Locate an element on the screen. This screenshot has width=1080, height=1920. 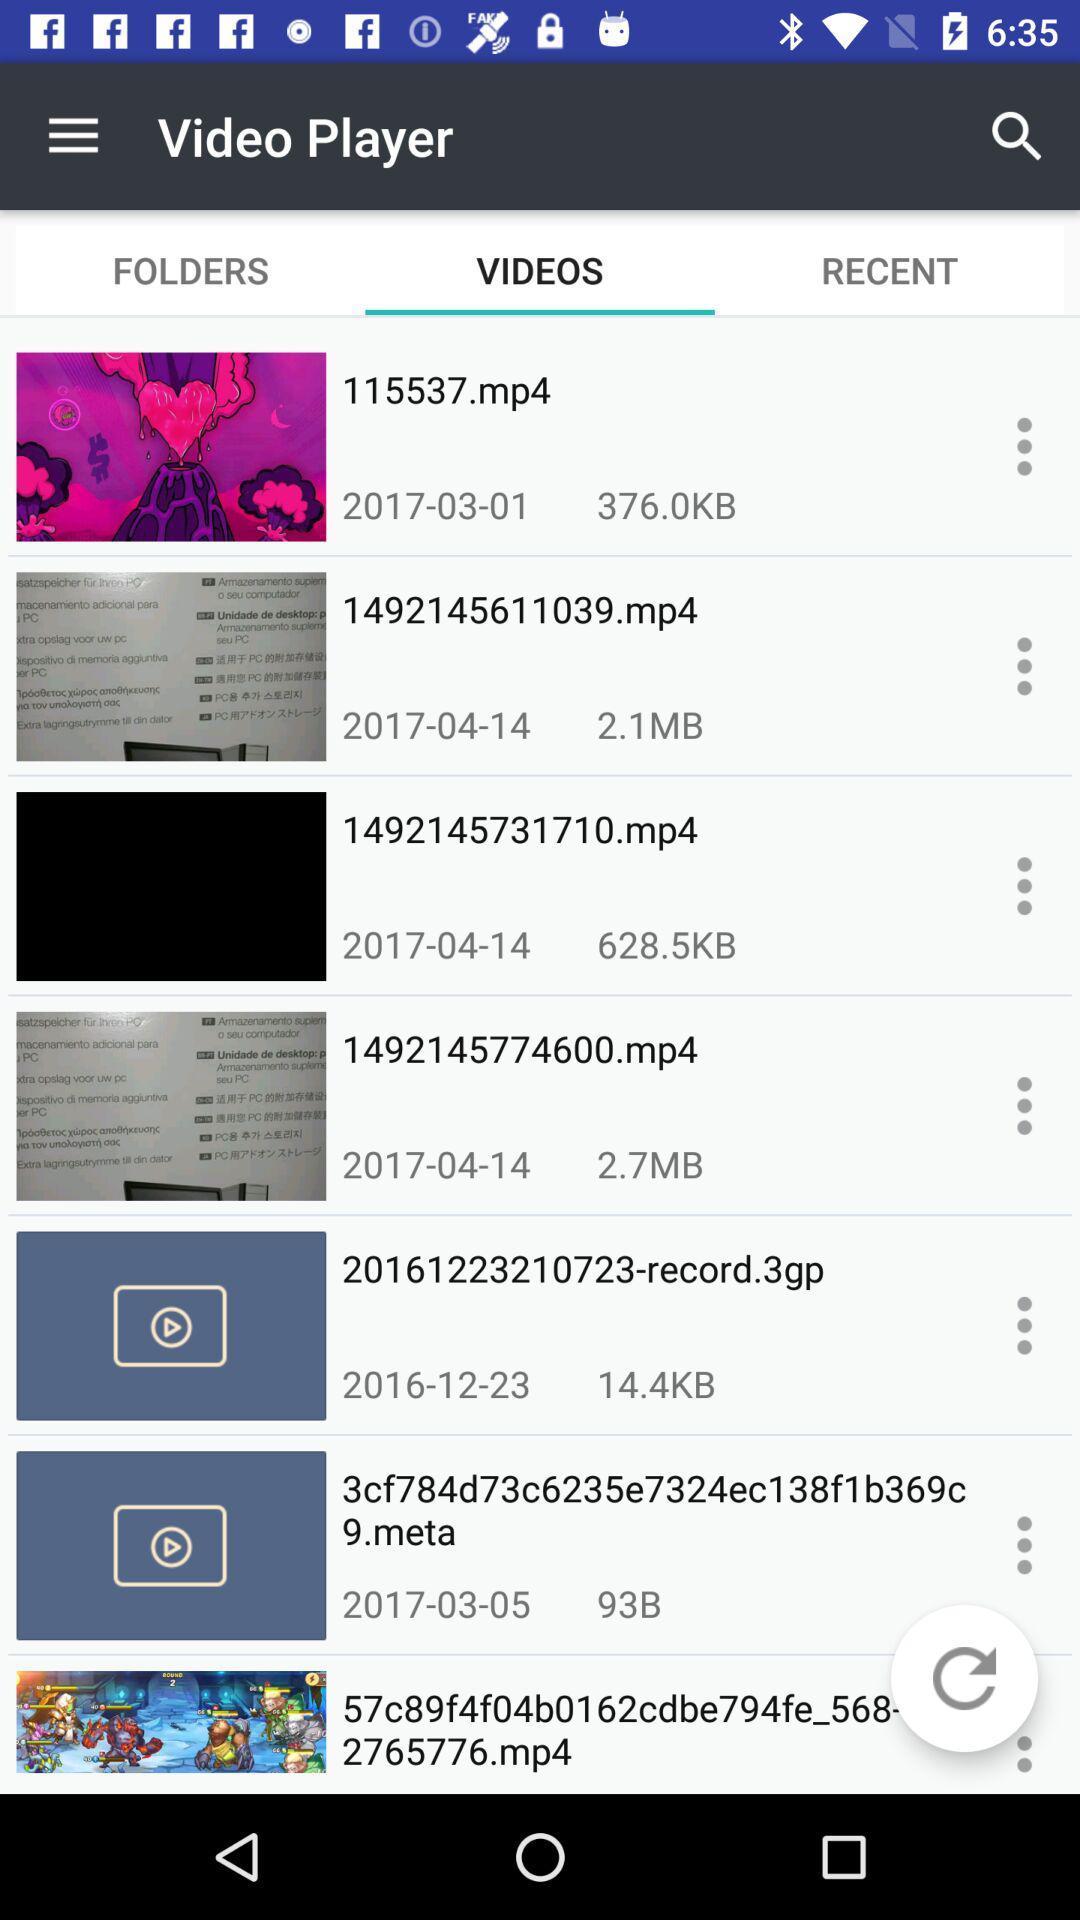
page is located at coordinates (1024, 1544).